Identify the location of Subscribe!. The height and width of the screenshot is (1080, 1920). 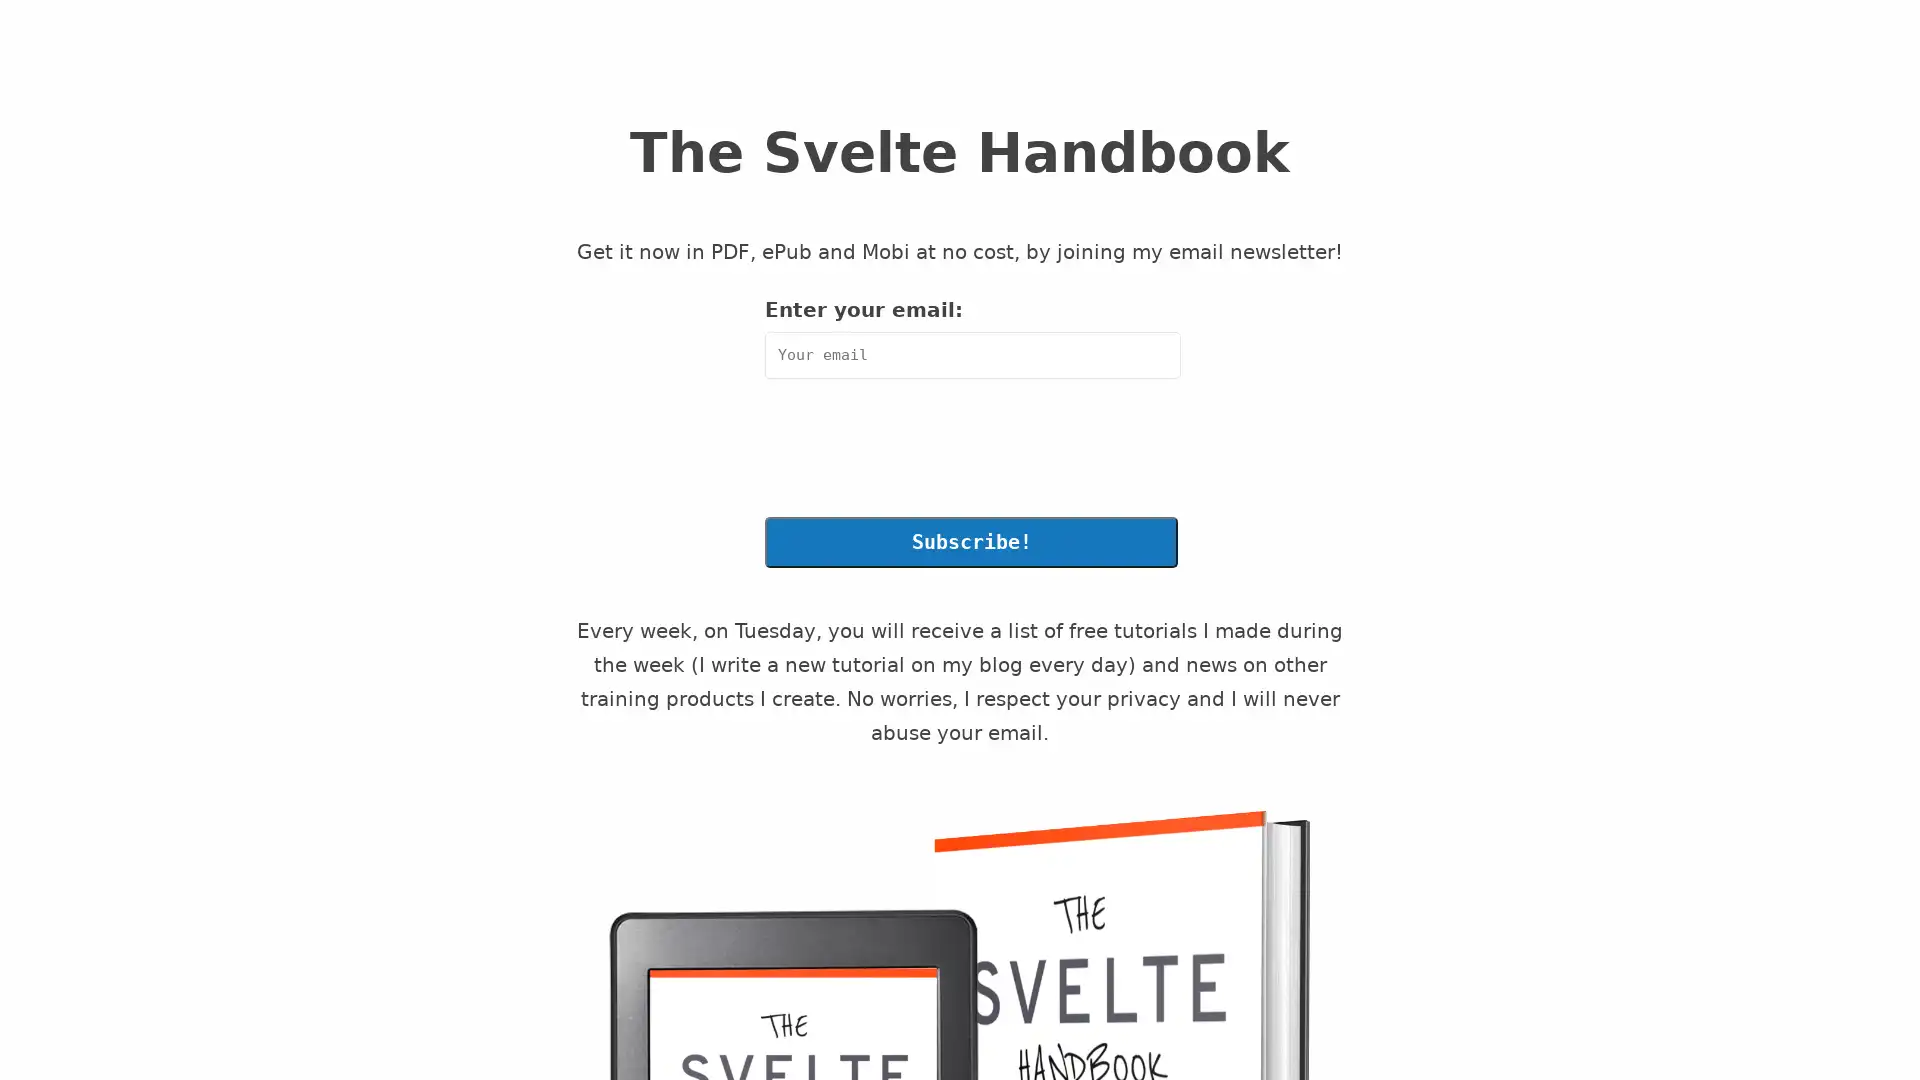
(971, 542).